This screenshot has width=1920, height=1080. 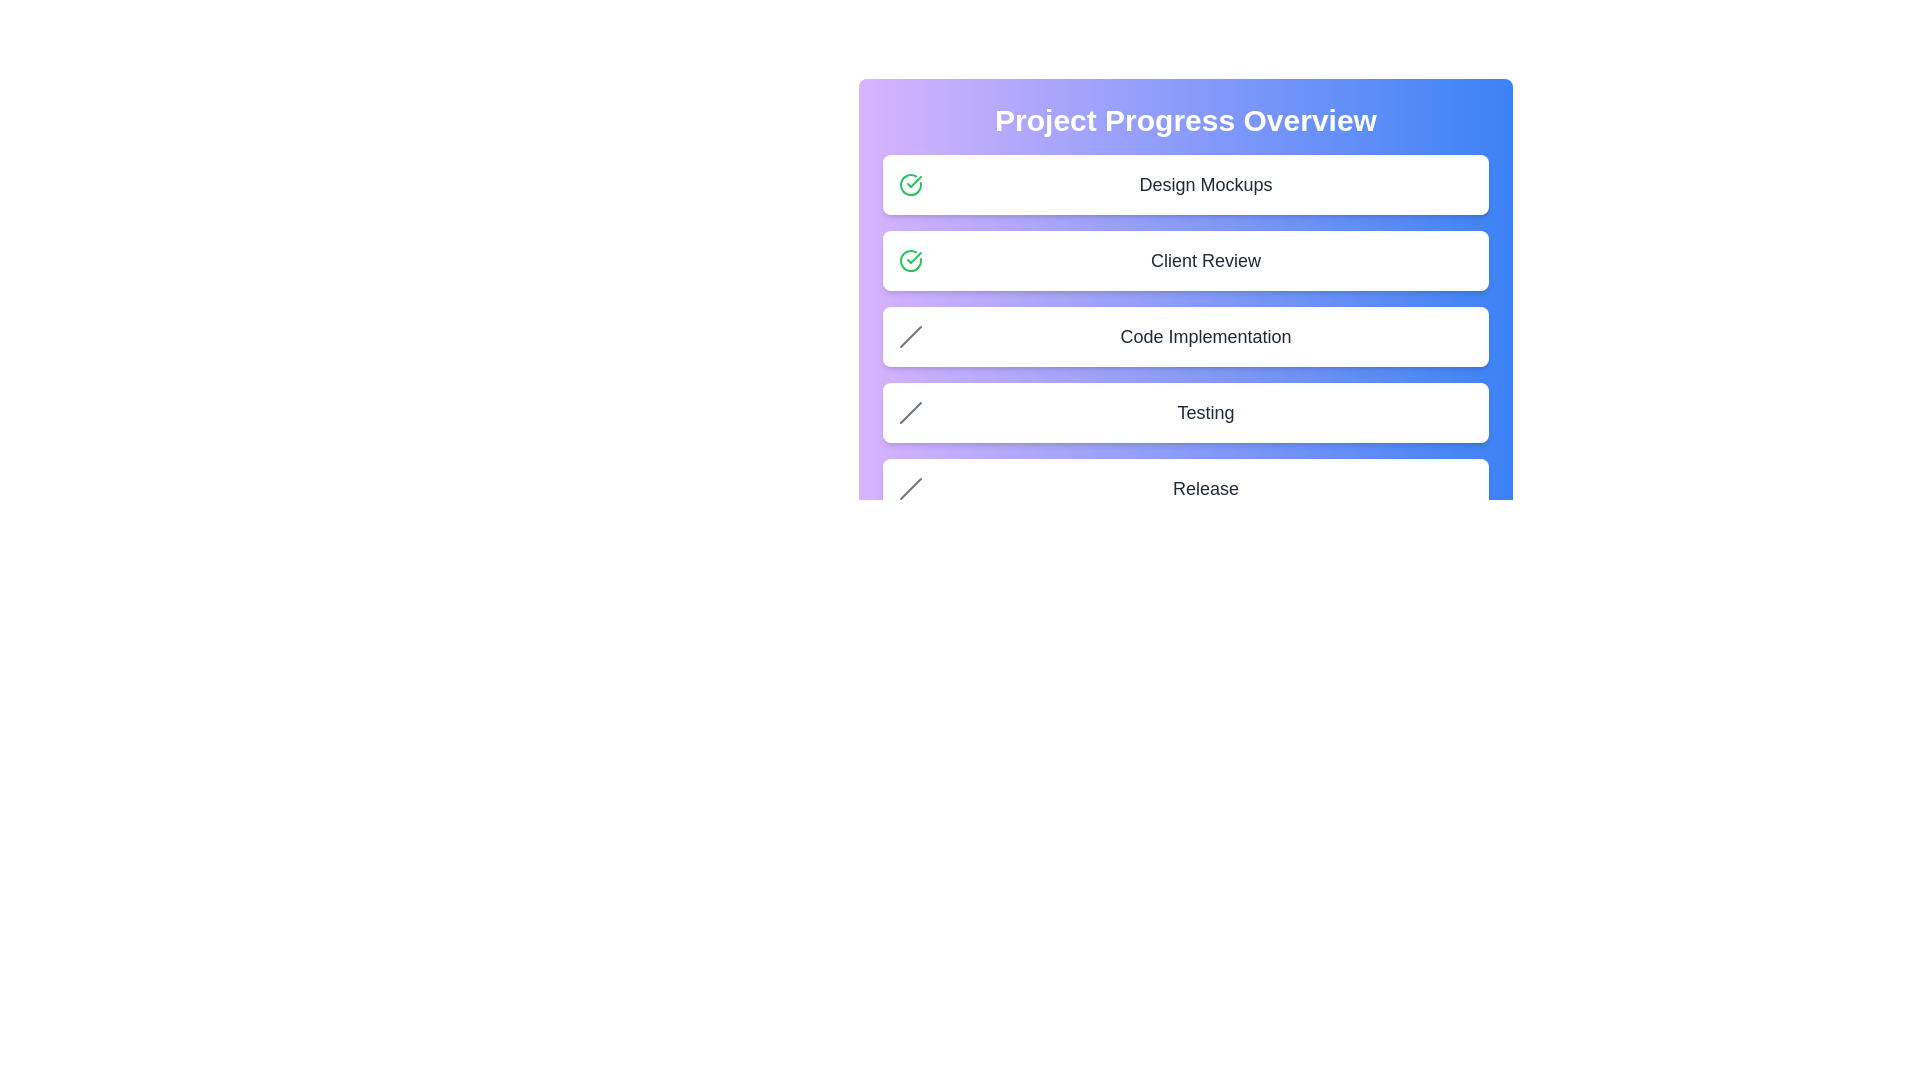 I want to click on the content of the fifth list item under 'Project Progress Overview' which indicates the 'Release' task status, so click(x=1185, y=489).